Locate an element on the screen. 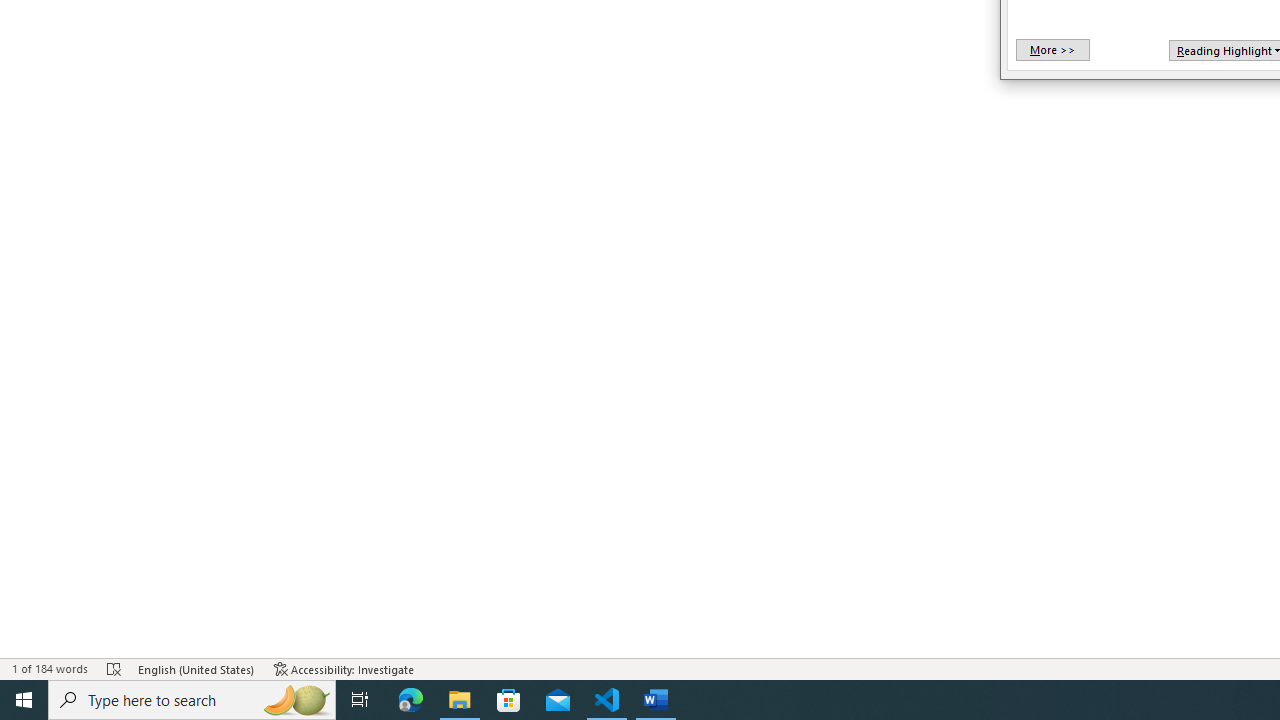  'Start' is located at coordinates (24, 698).